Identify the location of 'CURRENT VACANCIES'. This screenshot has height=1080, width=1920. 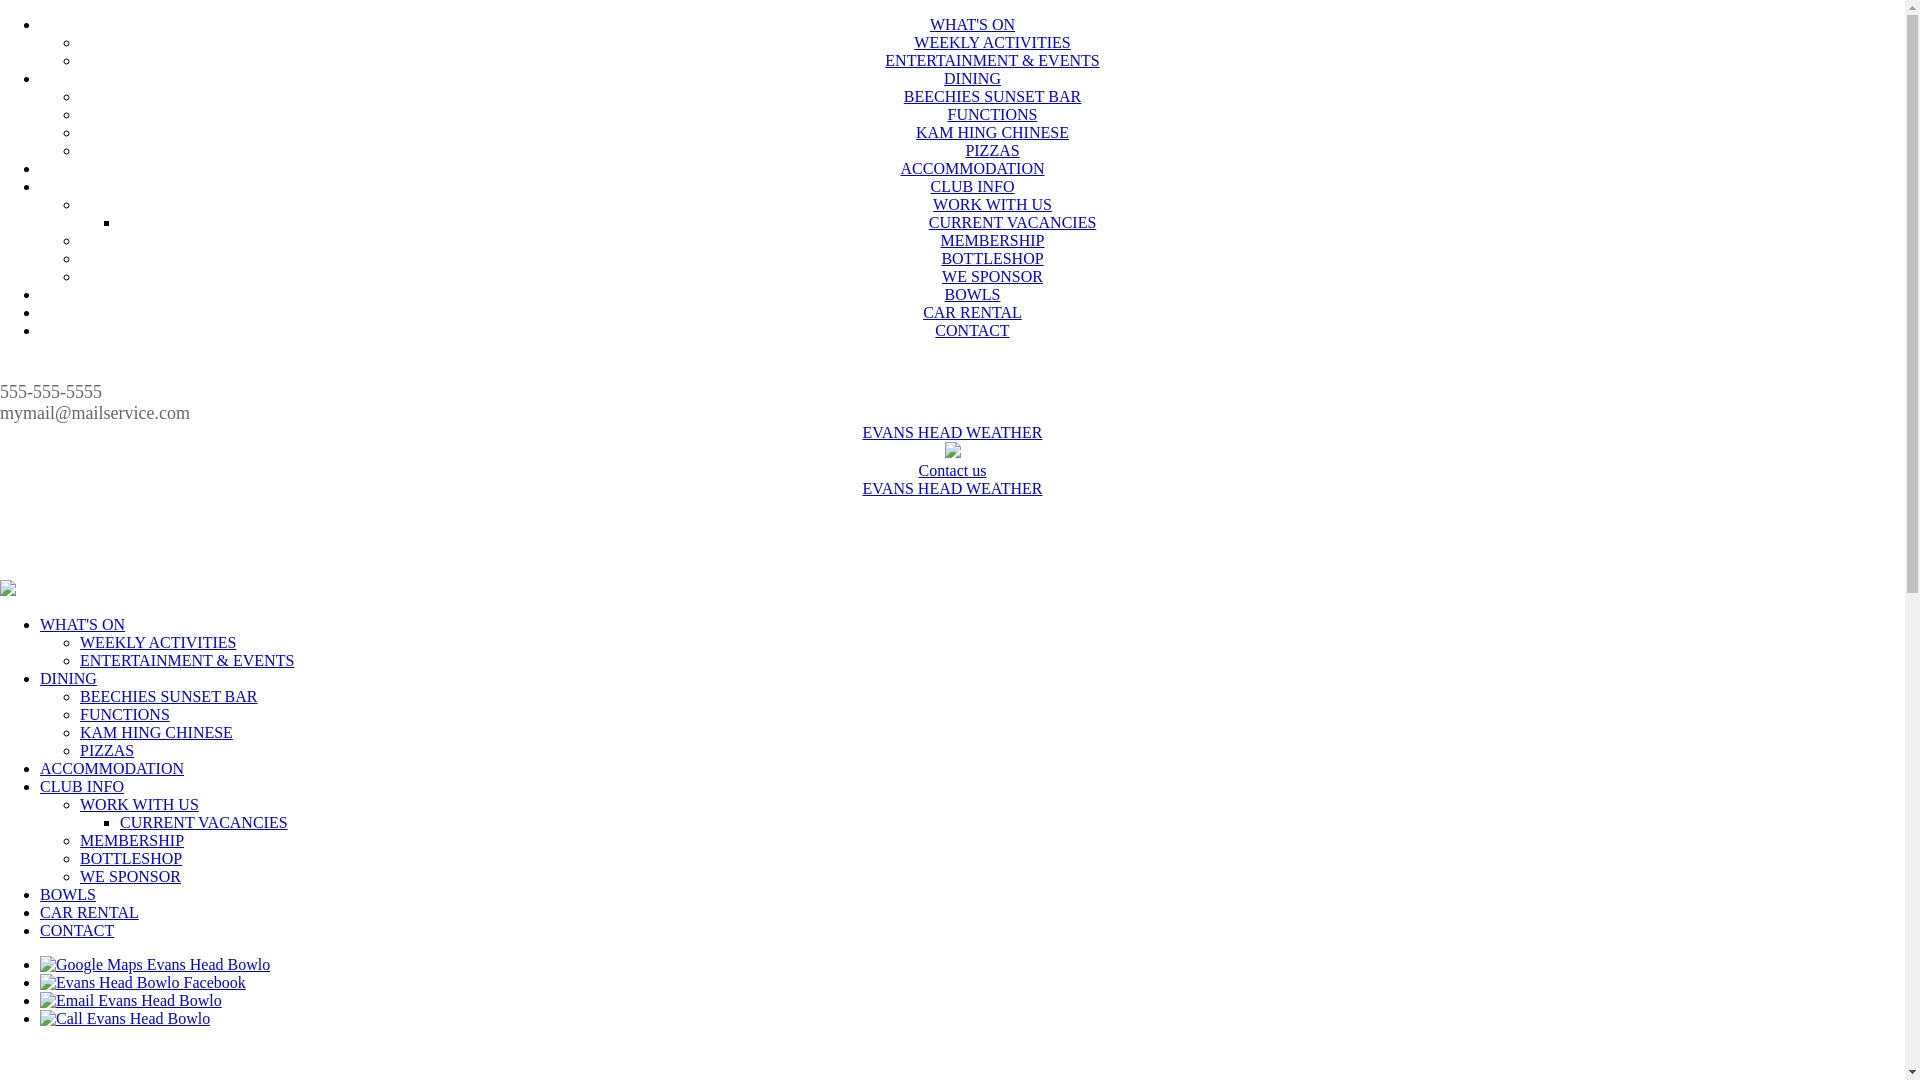
(1012, 222).